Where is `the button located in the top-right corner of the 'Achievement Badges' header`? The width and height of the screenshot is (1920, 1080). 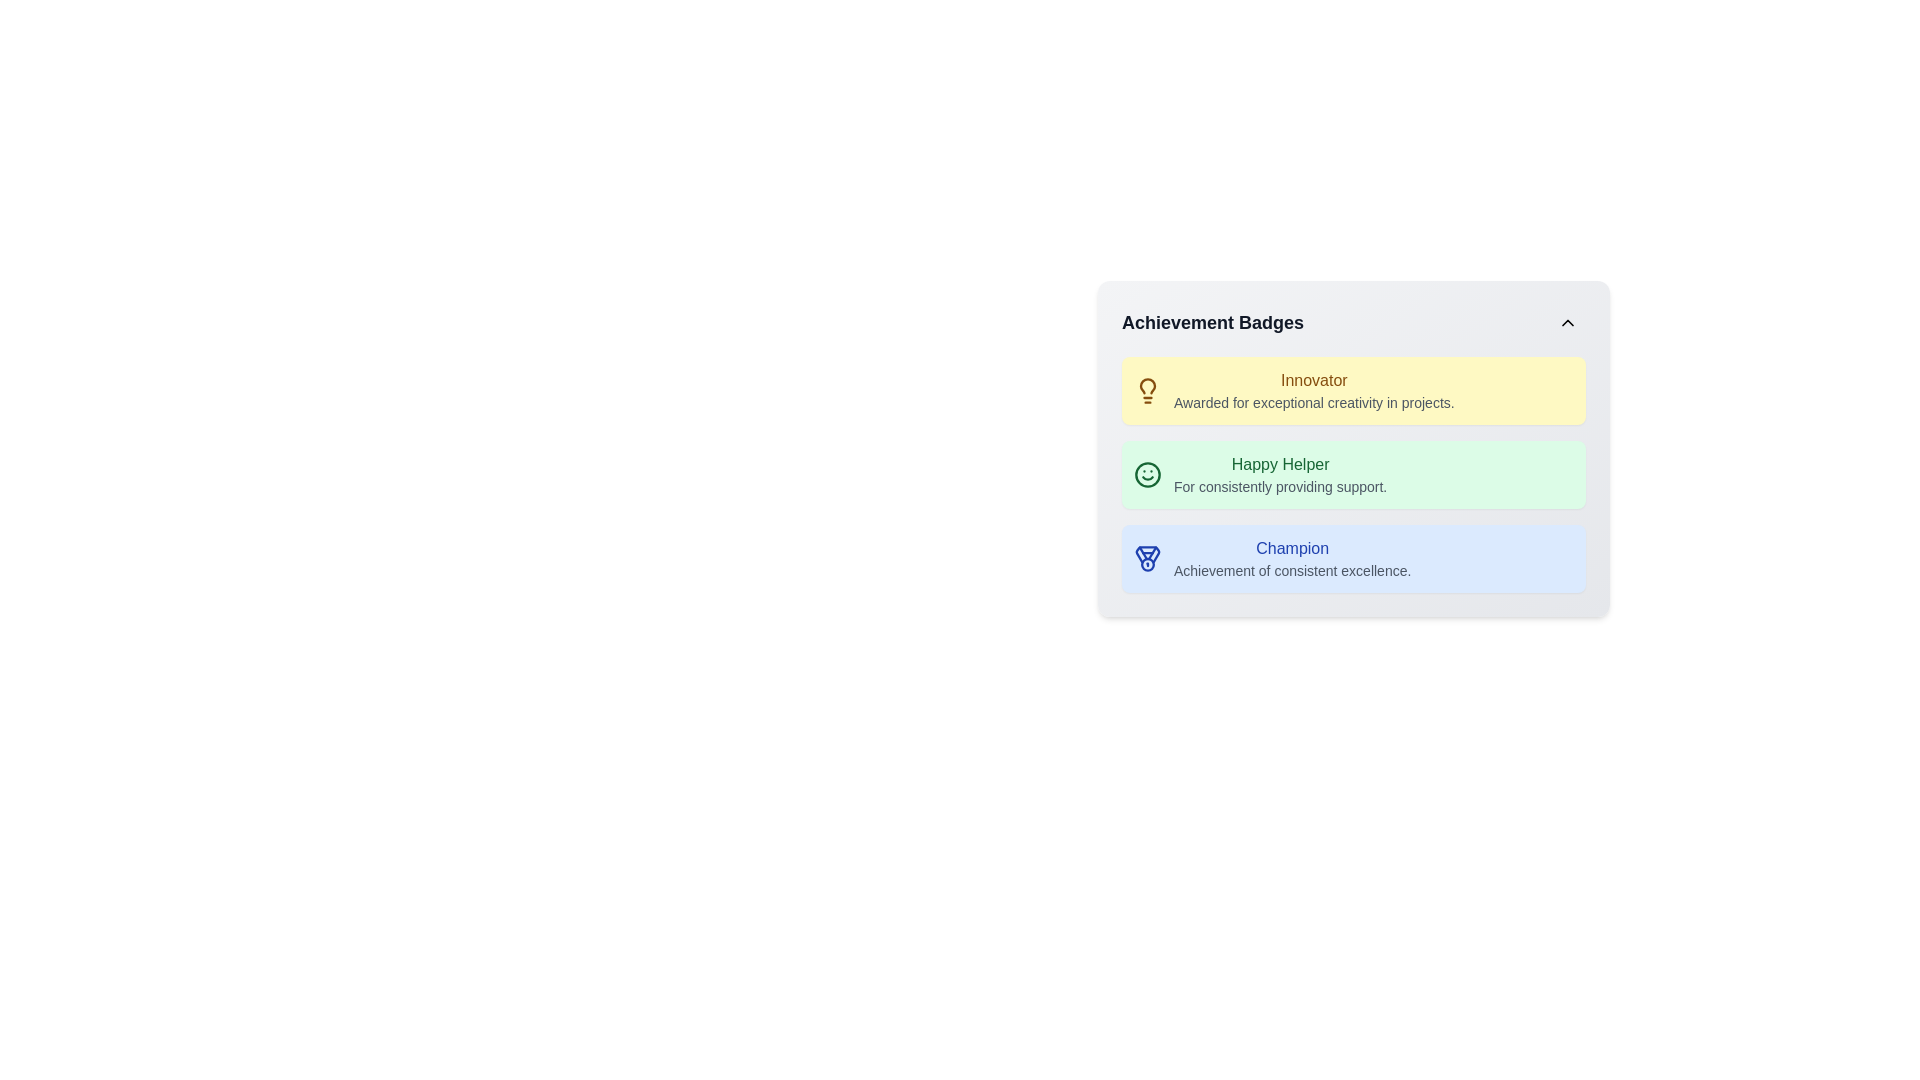 the button located in the top-right corner of the 'Achievement Badges' header is located at coordinates (1567, 322).